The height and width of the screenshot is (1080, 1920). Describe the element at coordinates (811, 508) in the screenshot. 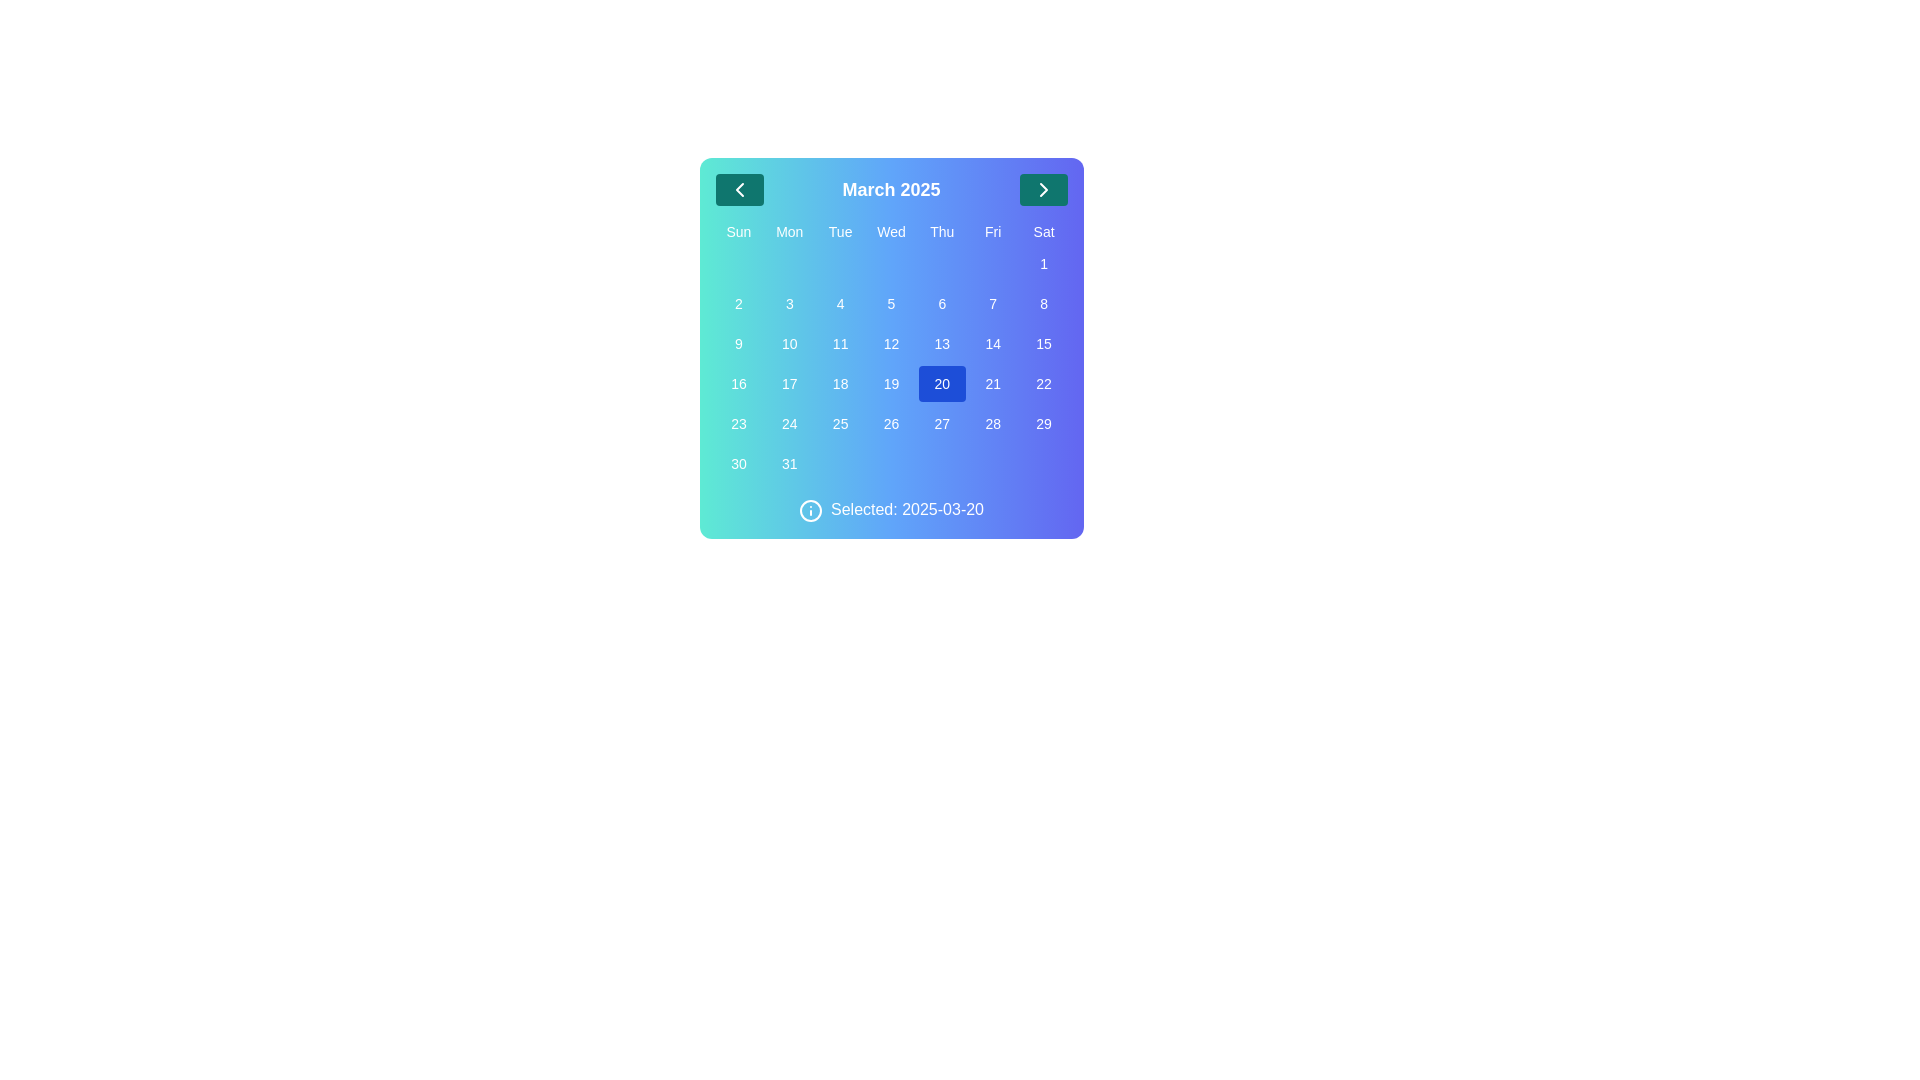

I see `the information icon located to the left of the label 'Selected: 2025-03-20' in the calendar interface, which provides access to additional information about the selected date` at that location.